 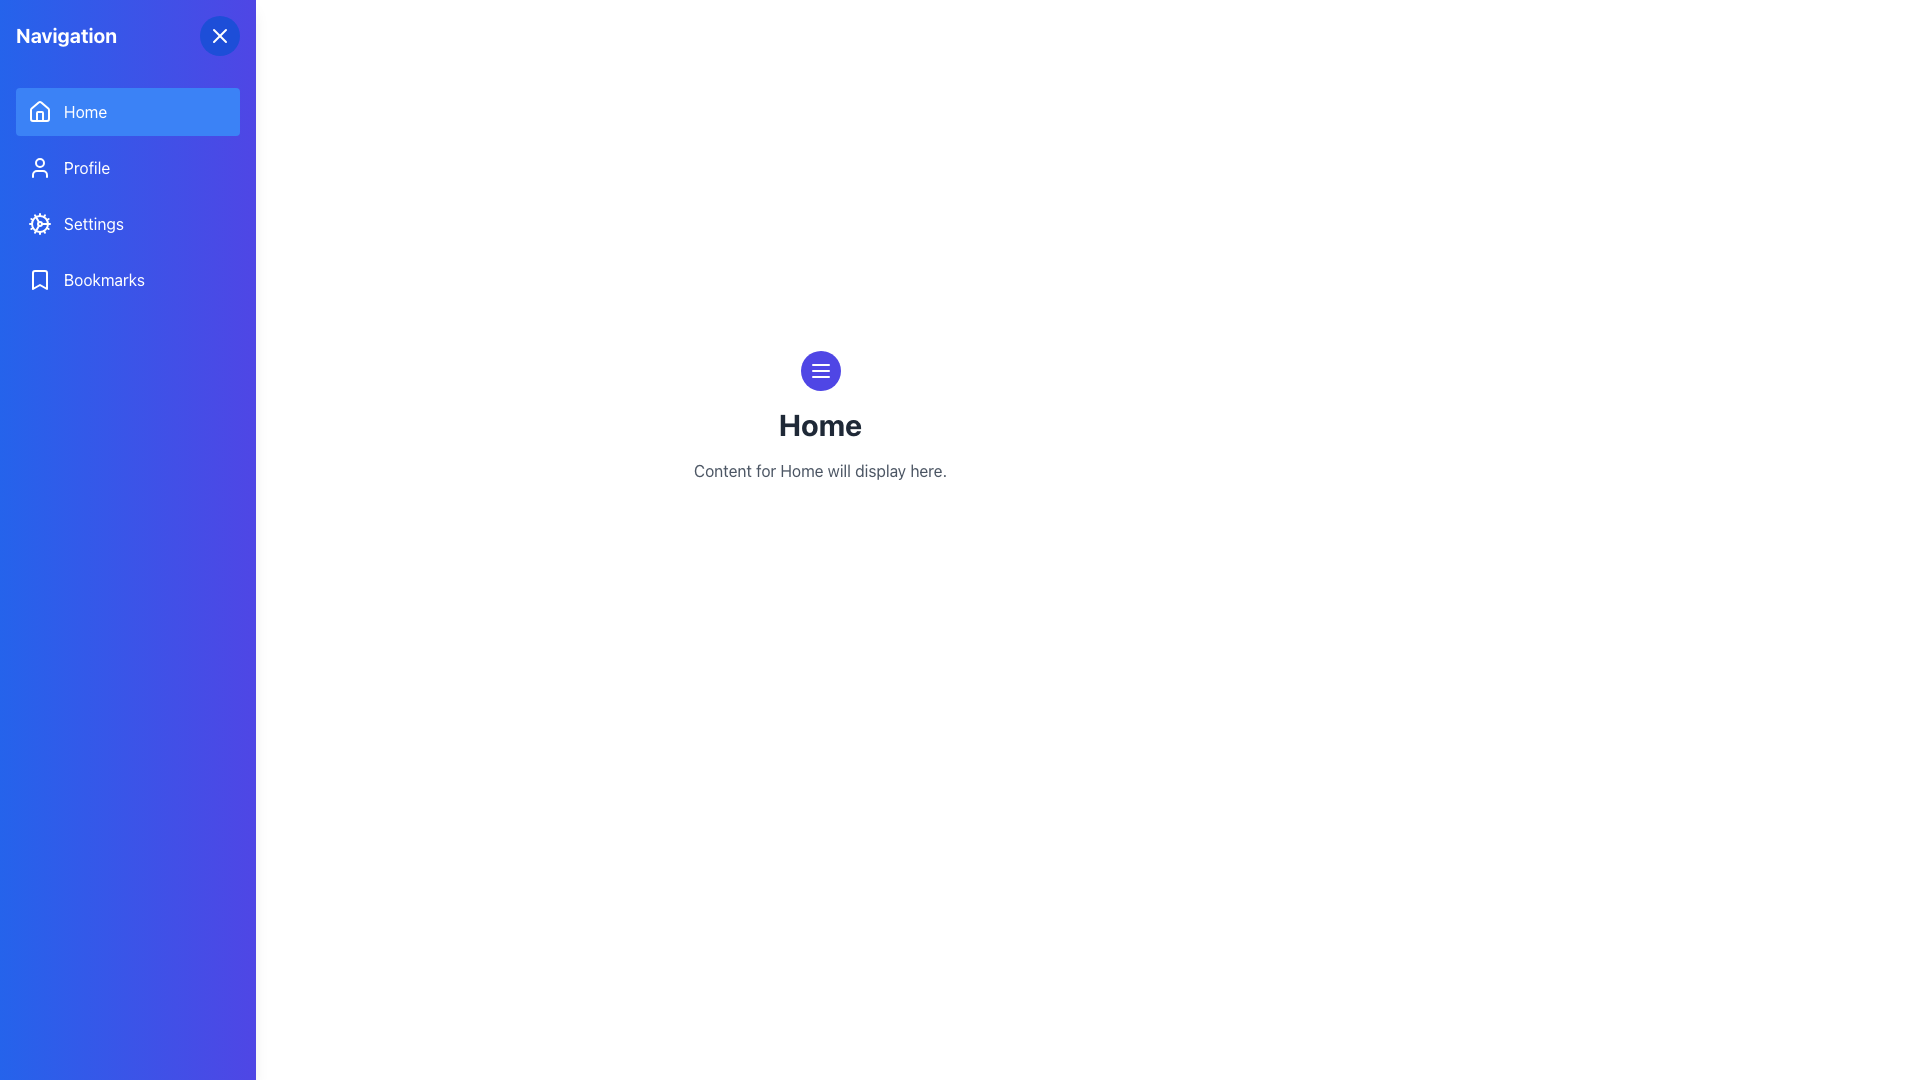 I want to click on the 'Bookmarks' text label in the navigation bar, so click(x=103, y=280).